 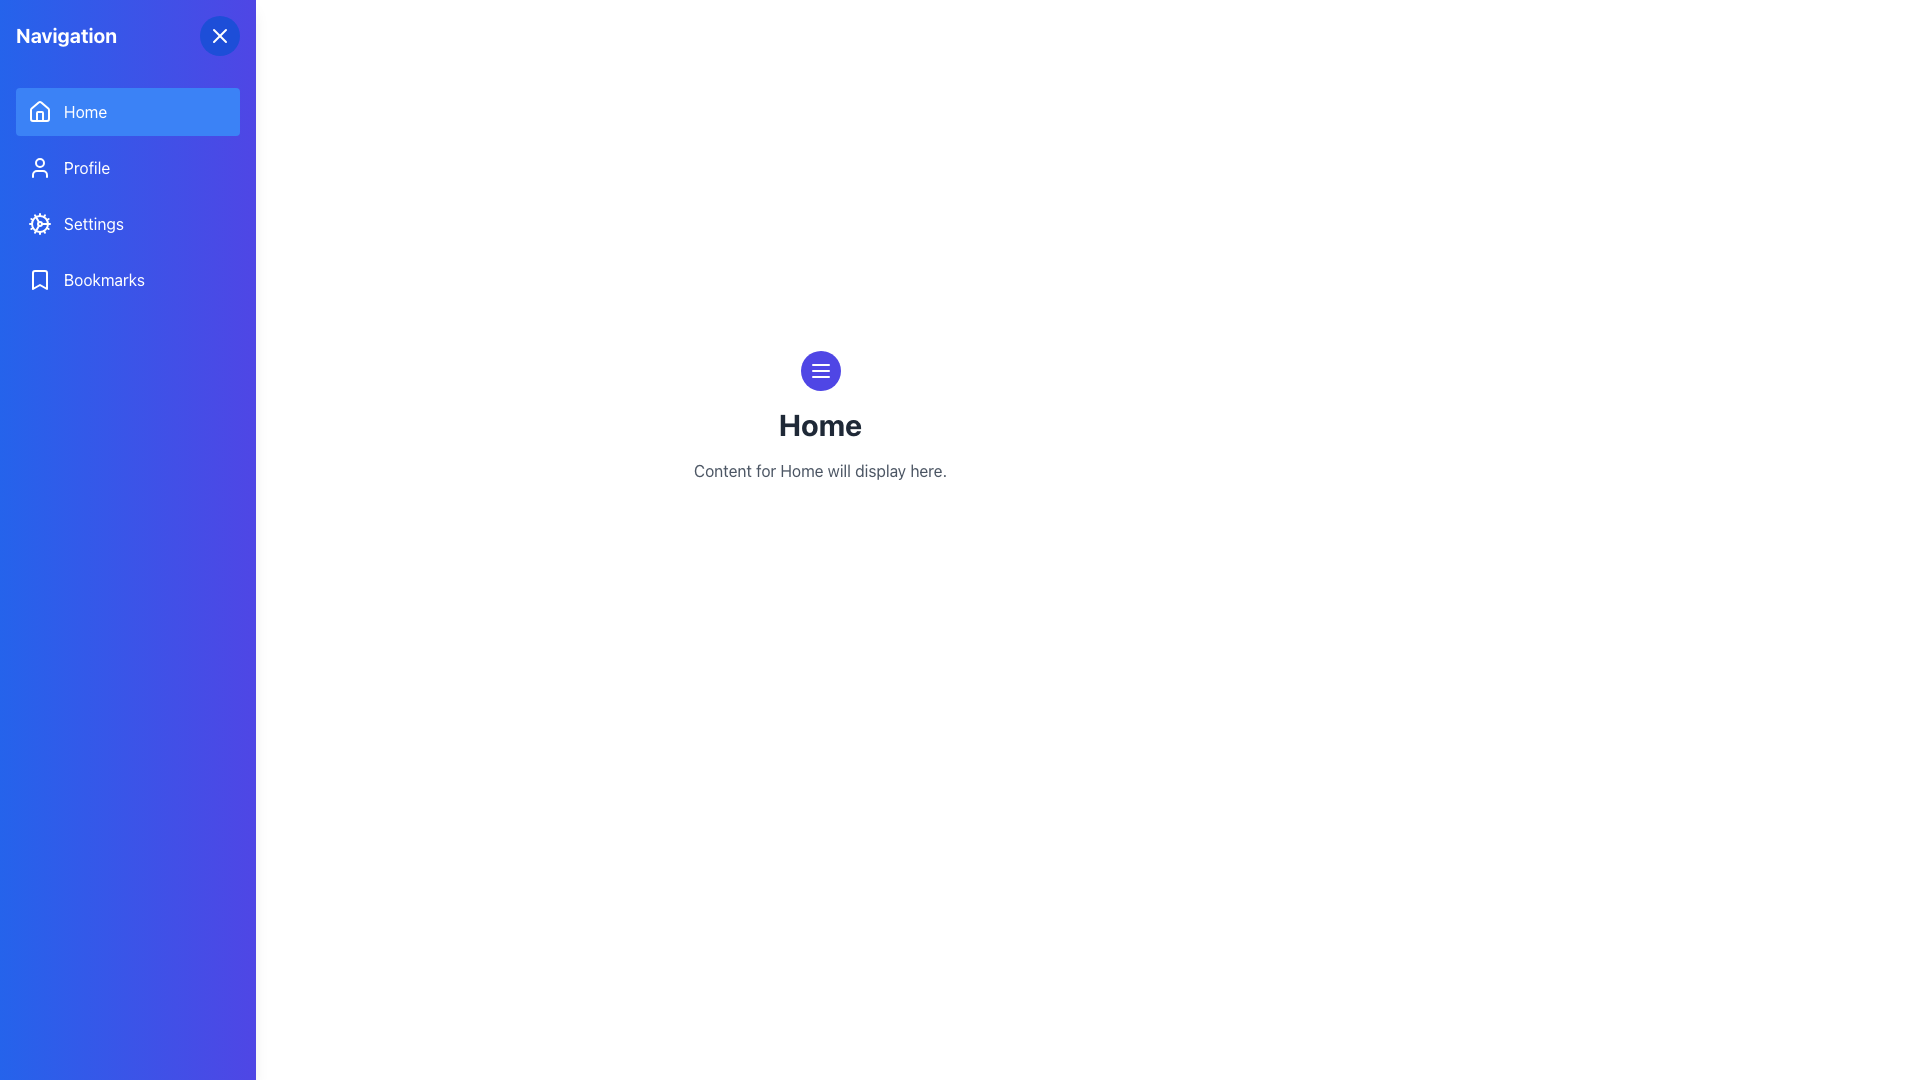 I want to click on the 'Bookmarks' text label in the navigation bar, so click(x=103, y=280).